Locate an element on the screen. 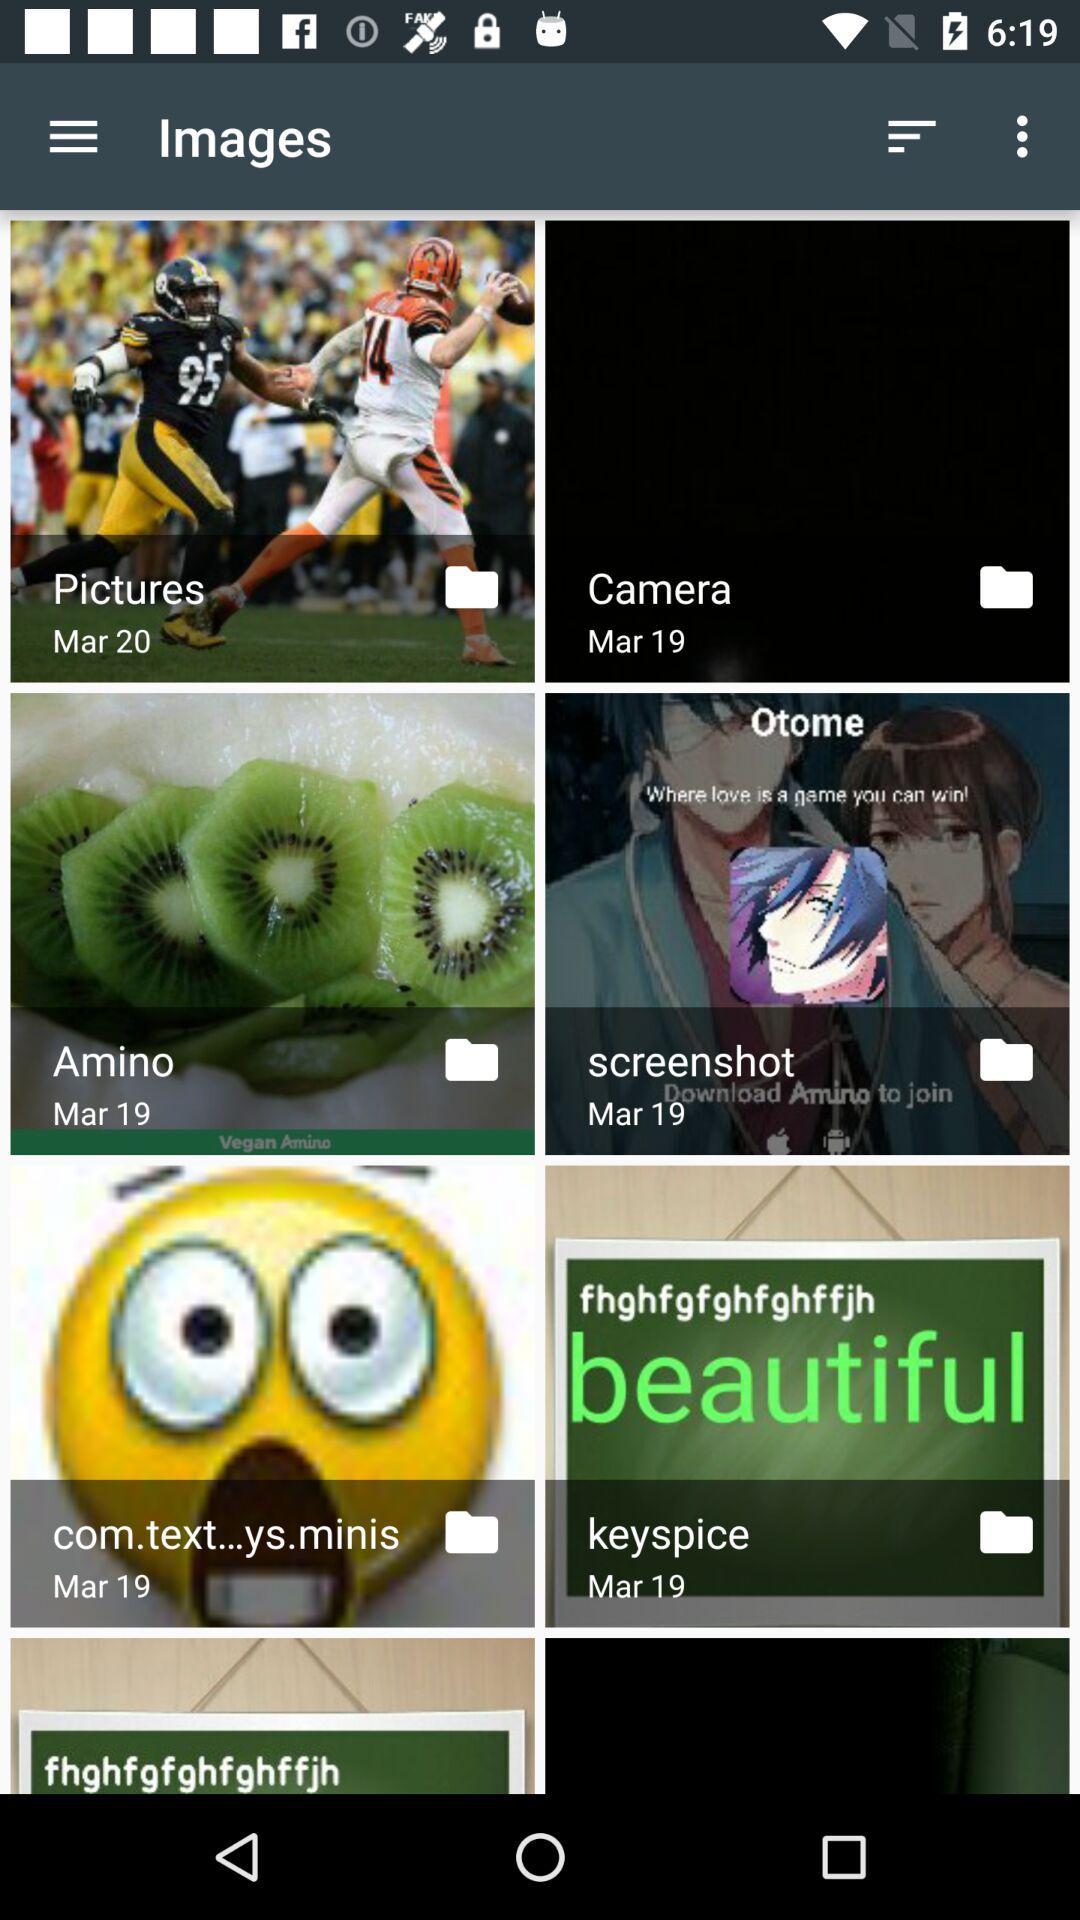 Image resolution: width=1080 pixels, height=1920 pixels. the app next to images item is located at coordinates (72, 135).